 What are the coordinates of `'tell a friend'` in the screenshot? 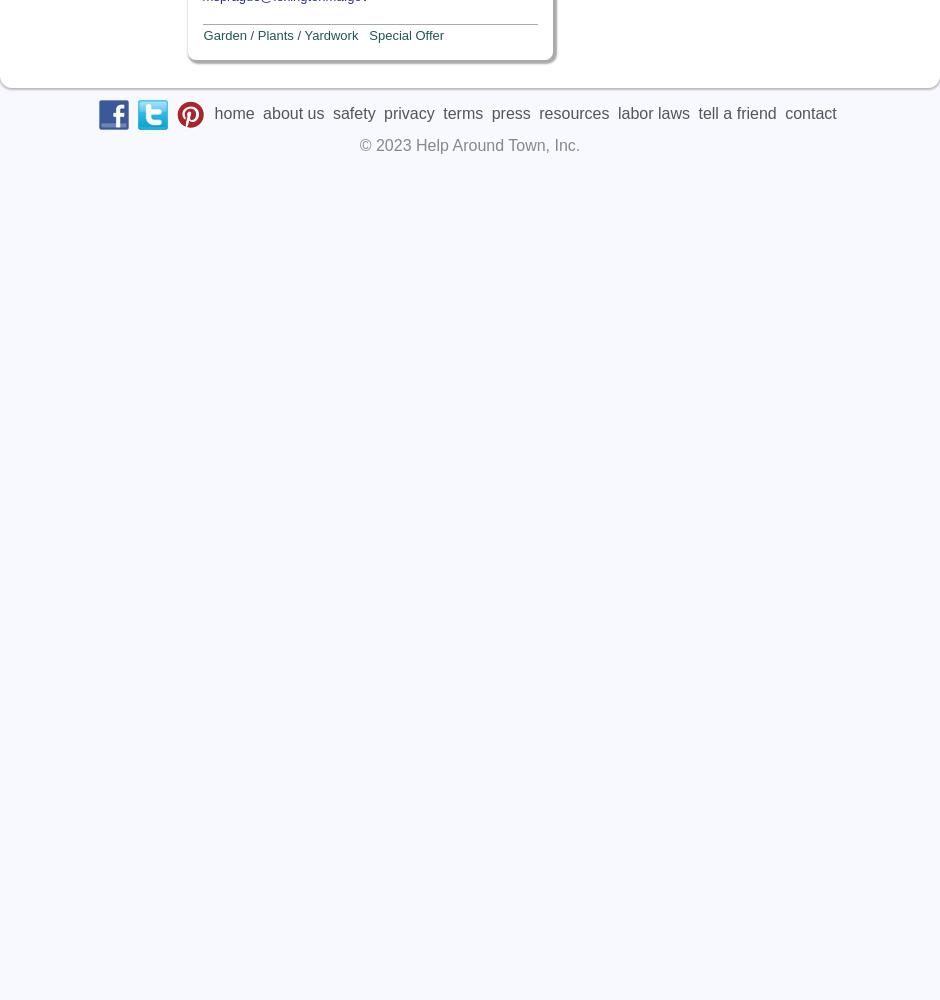 It's located at (697, 111).